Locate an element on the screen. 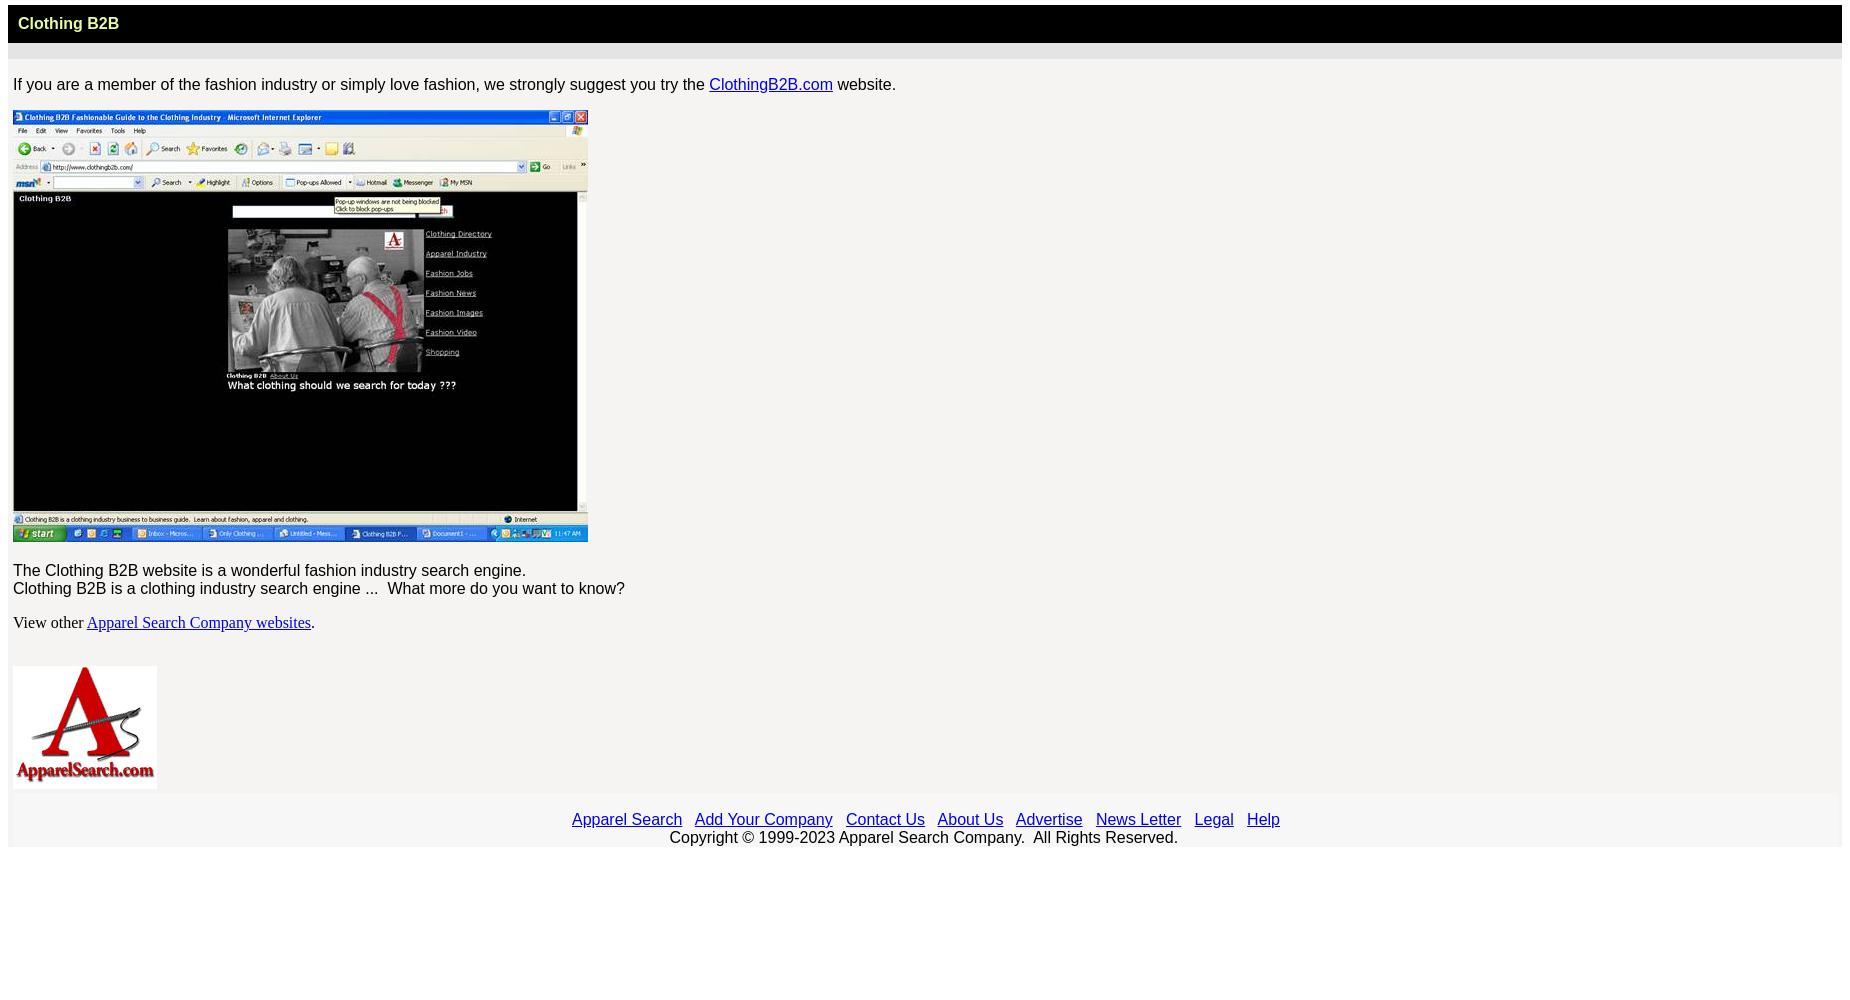  '.' is located at coordinates (312, 621).